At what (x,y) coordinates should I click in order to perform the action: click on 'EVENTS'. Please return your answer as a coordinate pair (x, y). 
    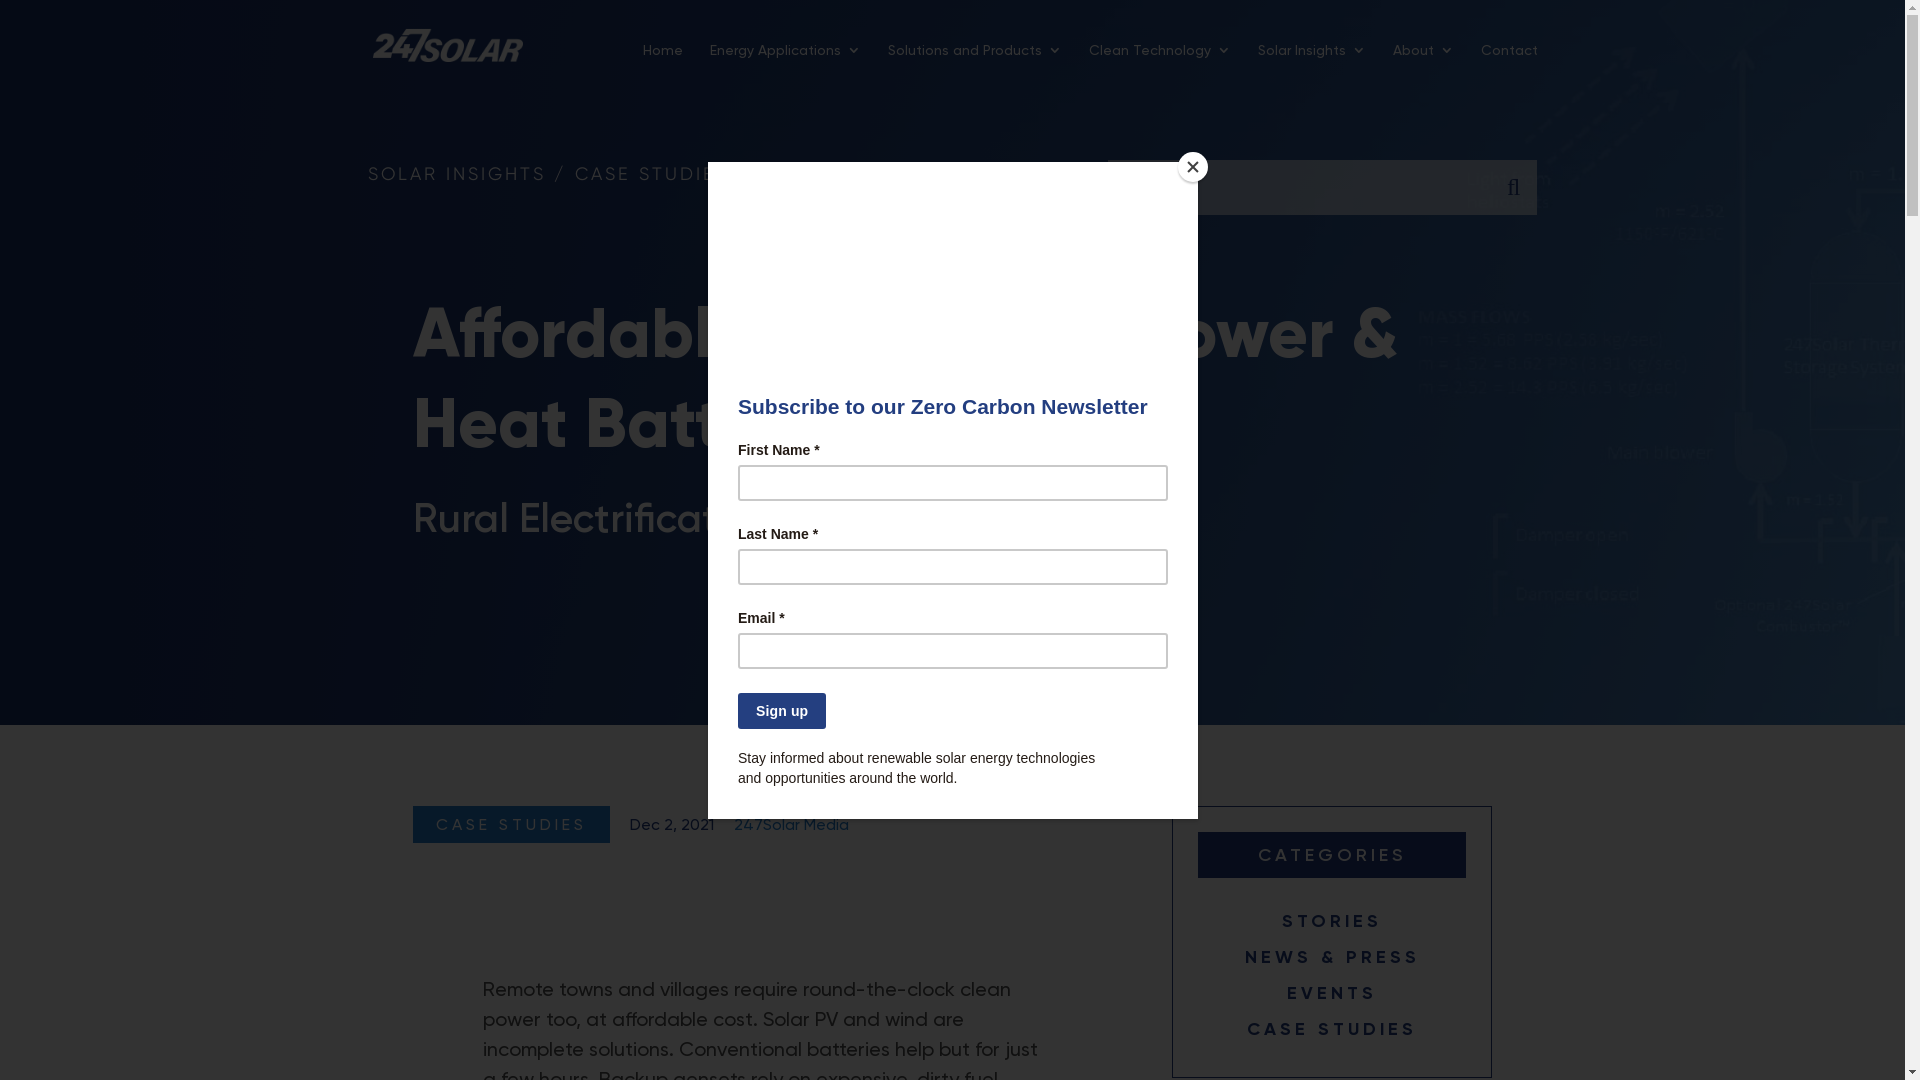
    Looking at the image, I should click on (1331, 992).